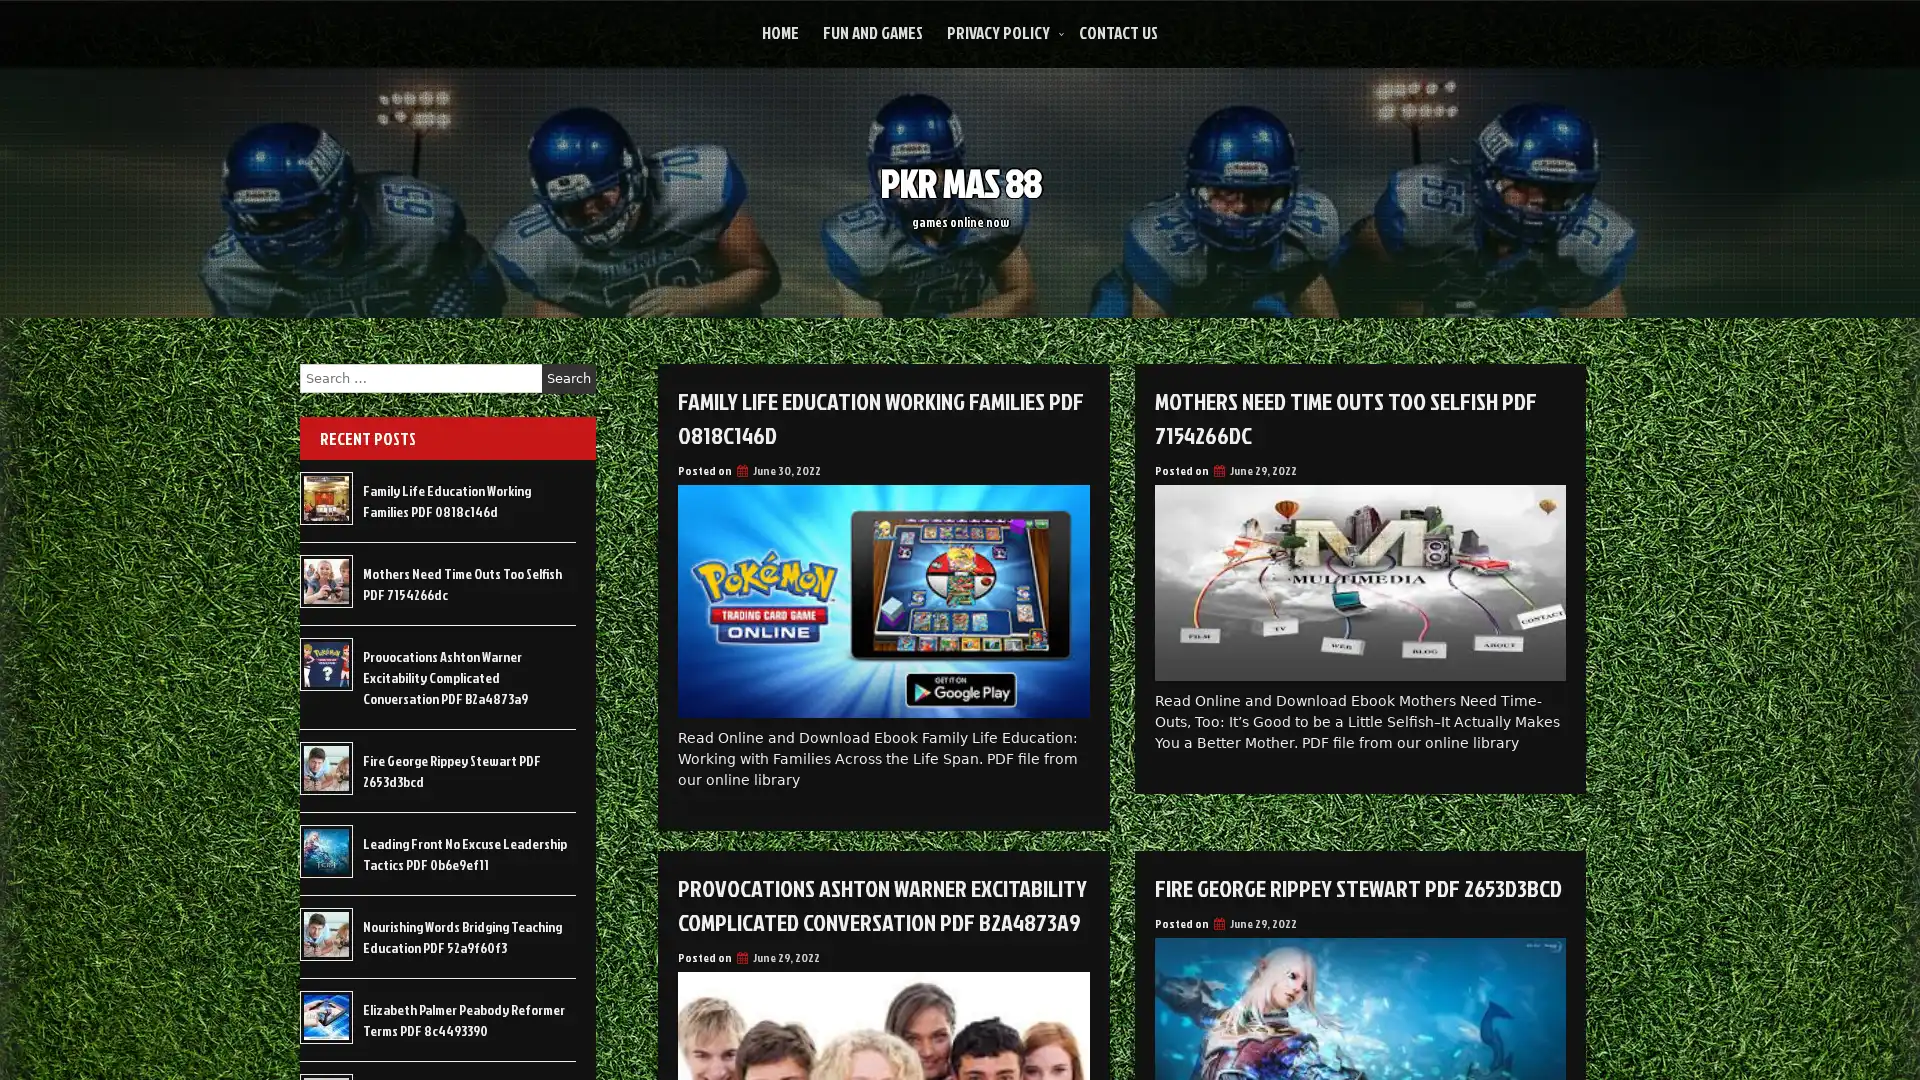 The width and height of the screenshot is (1920, 1080). What do you see at coordinates (568, 378) in the screenshot?
I see `Search` at bounding box center [568, 378].